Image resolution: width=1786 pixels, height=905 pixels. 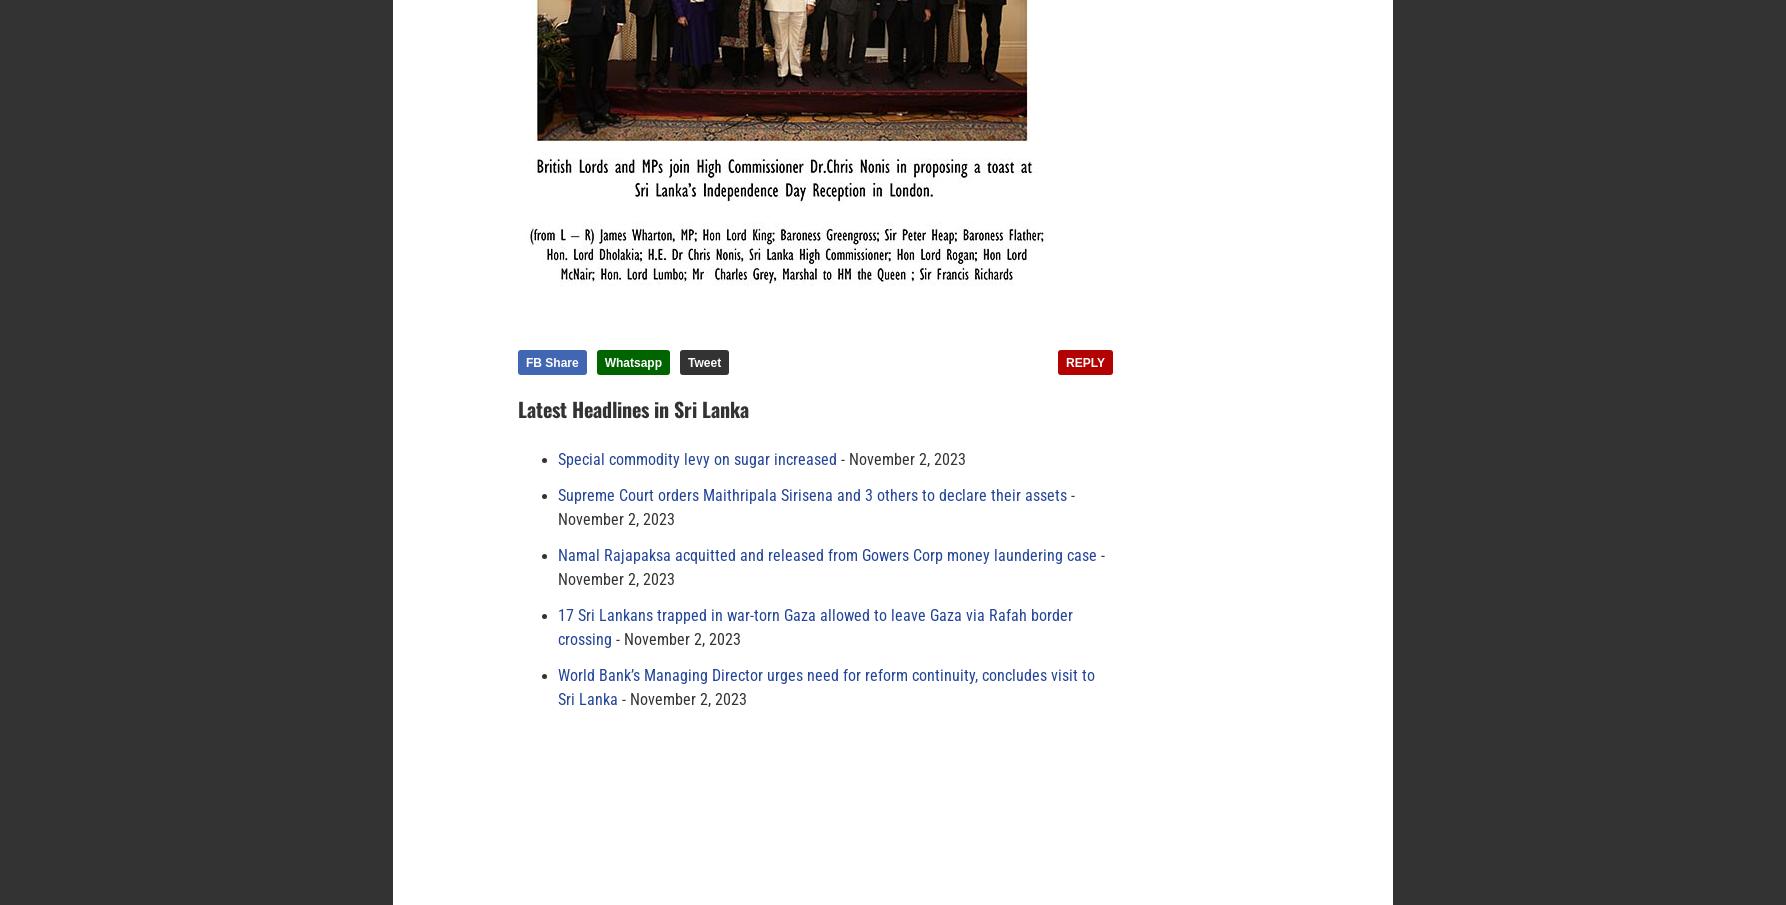 What do you see at coordinates (826, 556) in the screenshot?
I see `'Namal Rajapaksa acquitted and released from Gowers Corp money laundering case'` at bounding box center [826, 556].